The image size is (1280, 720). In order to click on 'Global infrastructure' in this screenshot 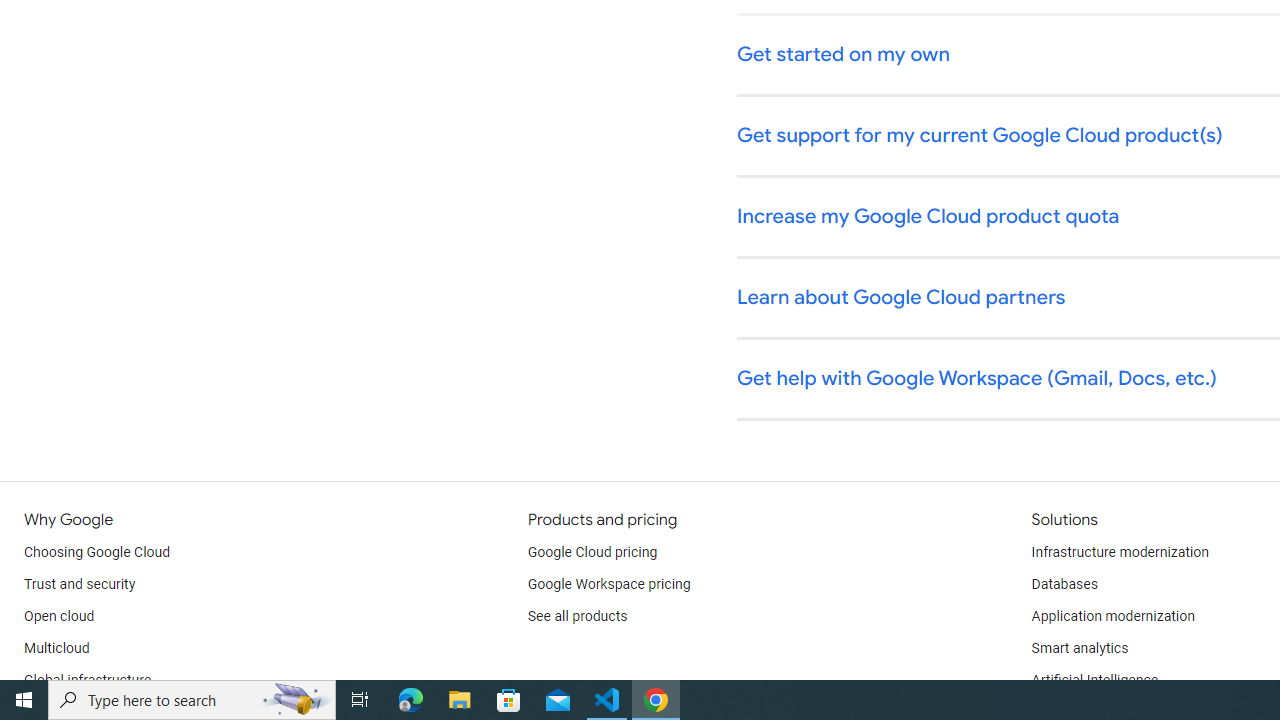, I will do `click(87, 680)`.